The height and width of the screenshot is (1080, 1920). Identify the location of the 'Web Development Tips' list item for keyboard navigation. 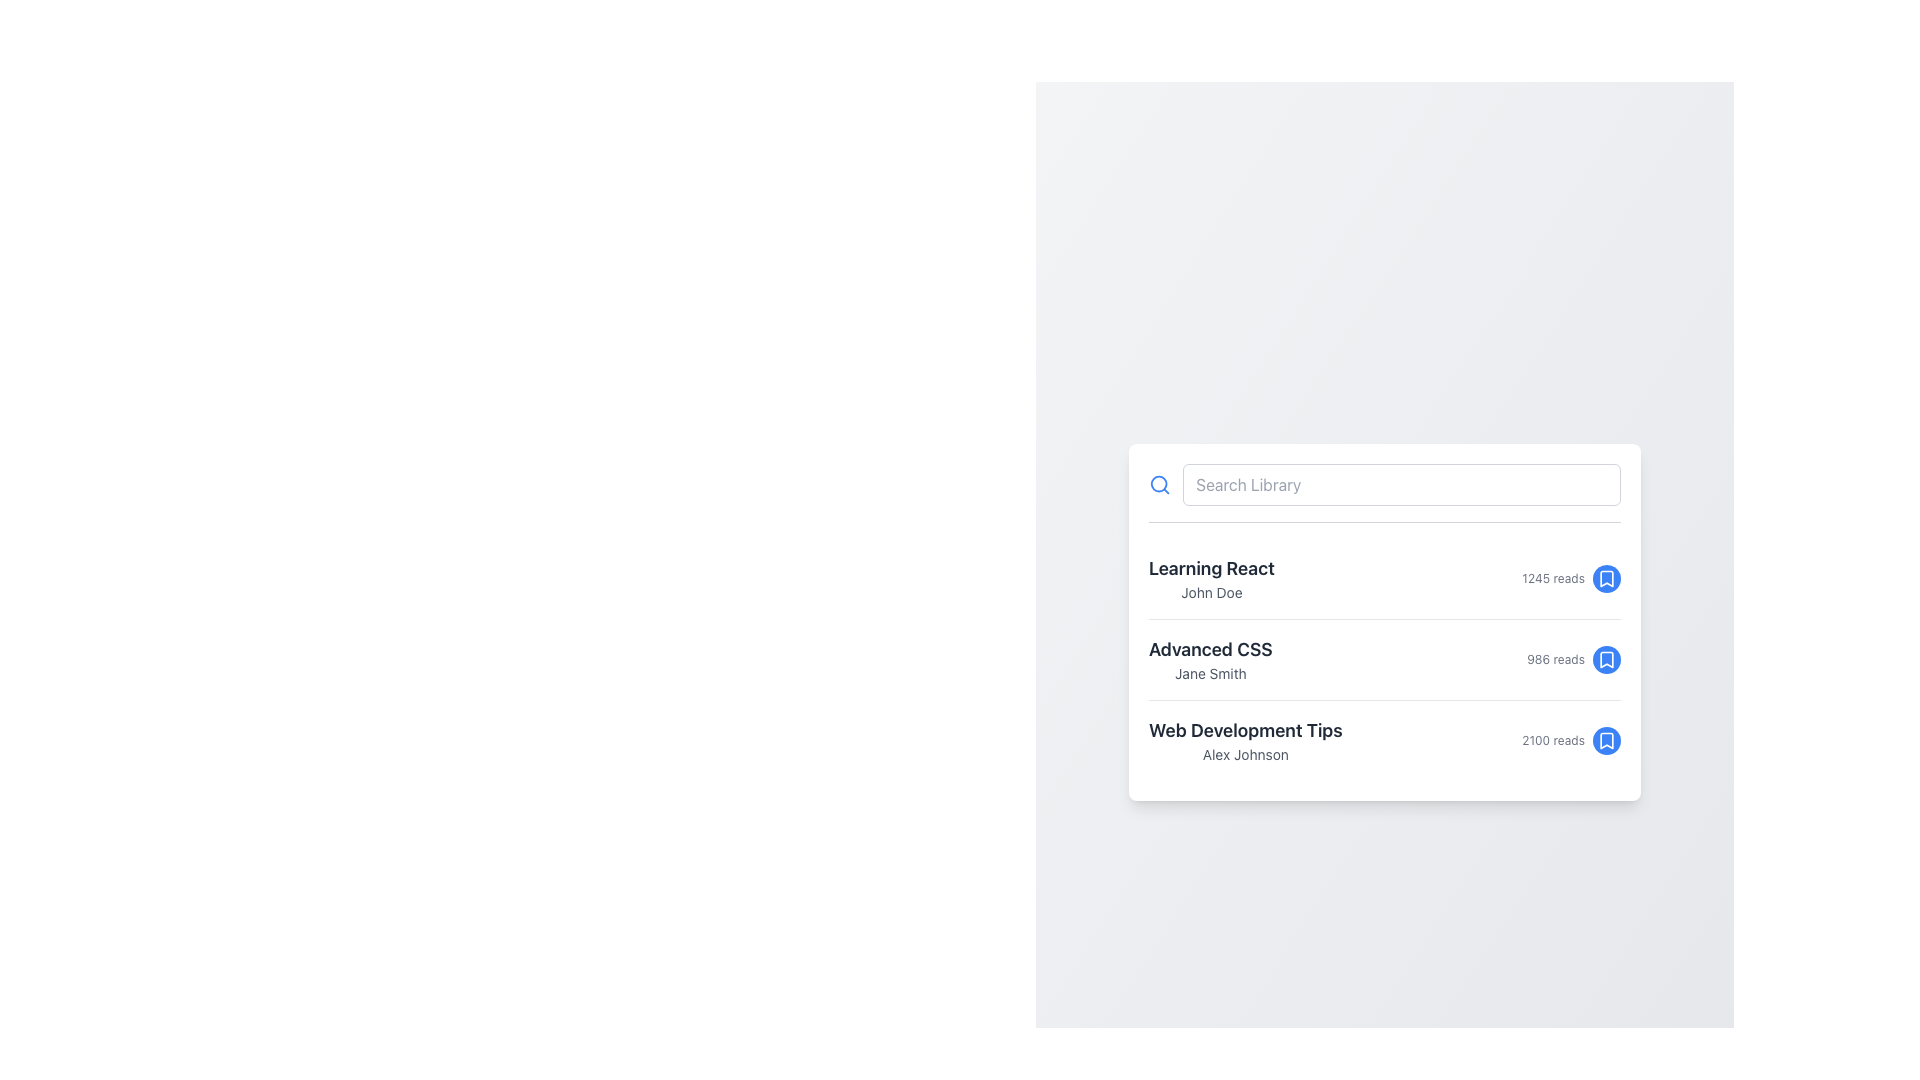
(1384, 740).